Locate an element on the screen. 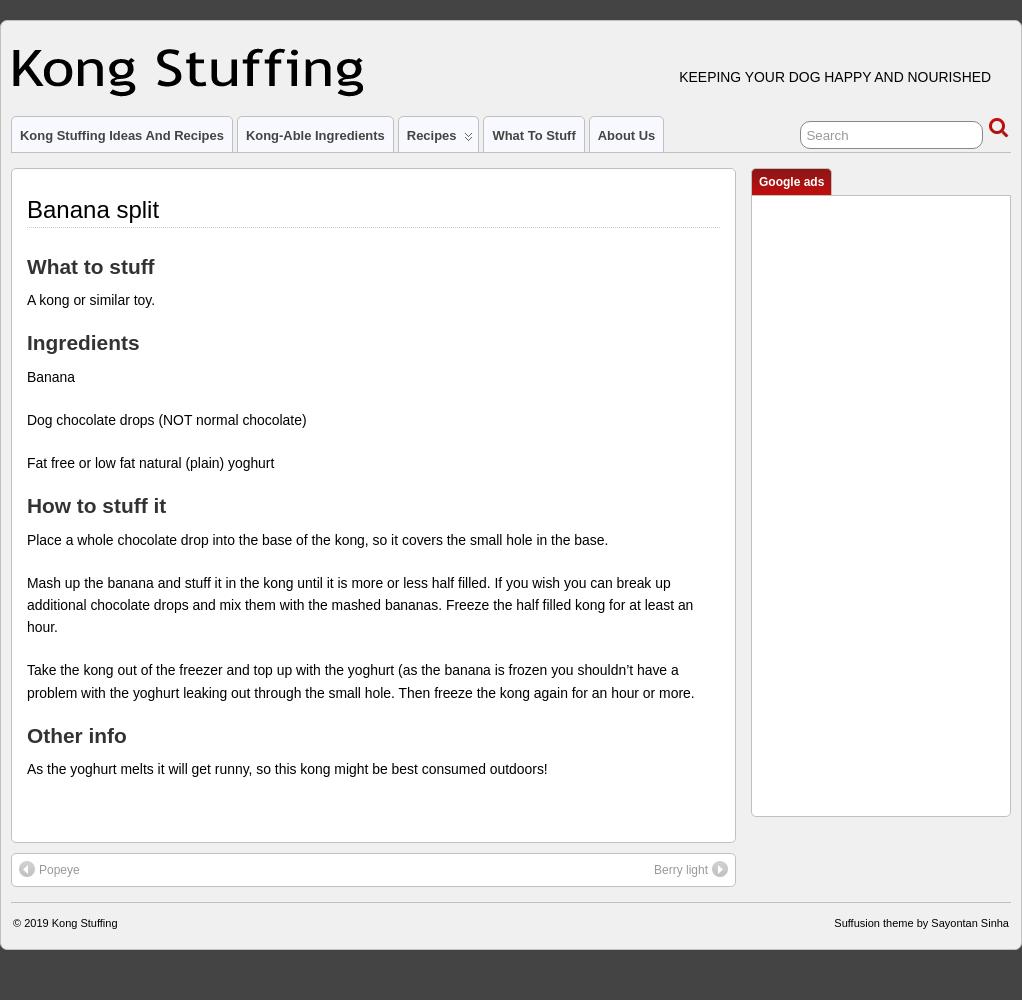 The image size is (1022, 1000). 'Other info' is located at coordinates (25, 733).